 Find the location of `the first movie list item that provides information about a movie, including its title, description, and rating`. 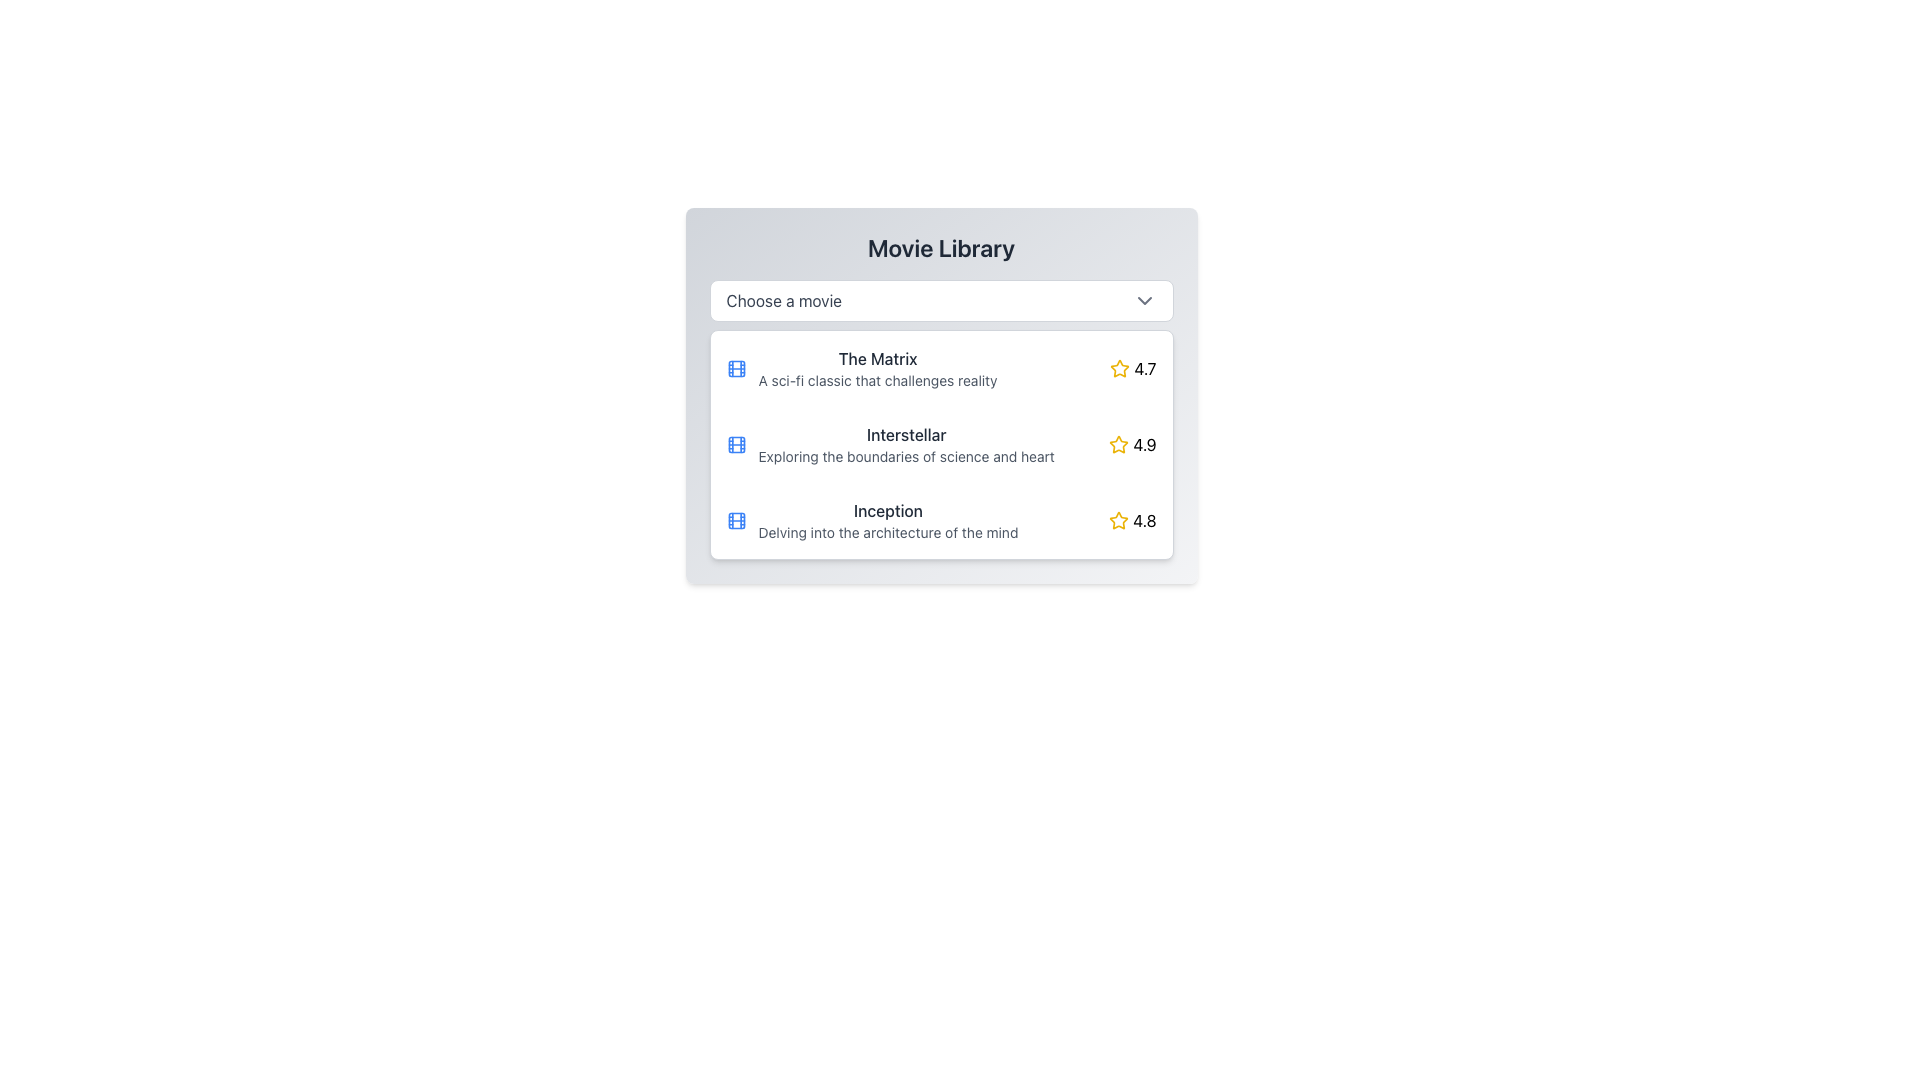

the first movie list item that provides information about a movie, including its title, description, and rating is located at coordinates (940, 369).